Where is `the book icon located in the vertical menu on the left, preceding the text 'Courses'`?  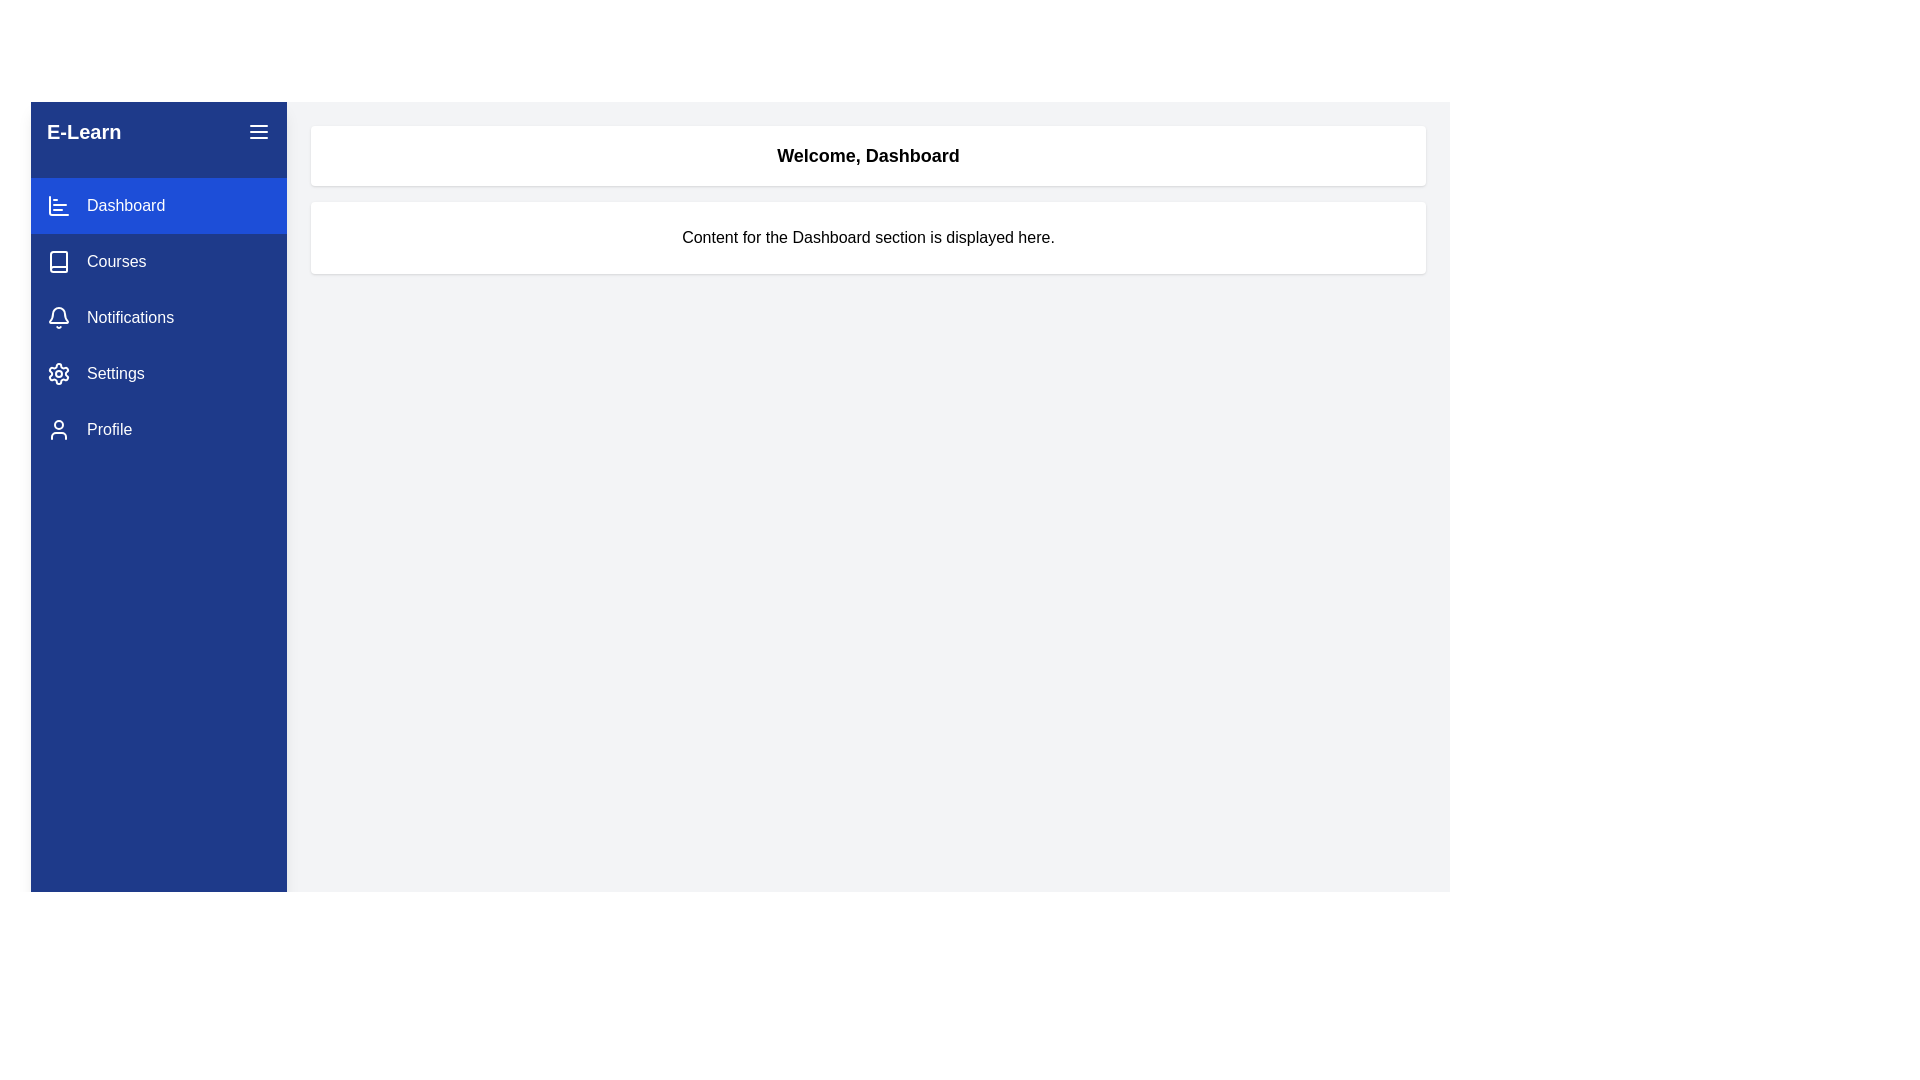 the book icon located in the vertical menu on the left, preceding the text 'Courses' is located at coordinates (58, 261).